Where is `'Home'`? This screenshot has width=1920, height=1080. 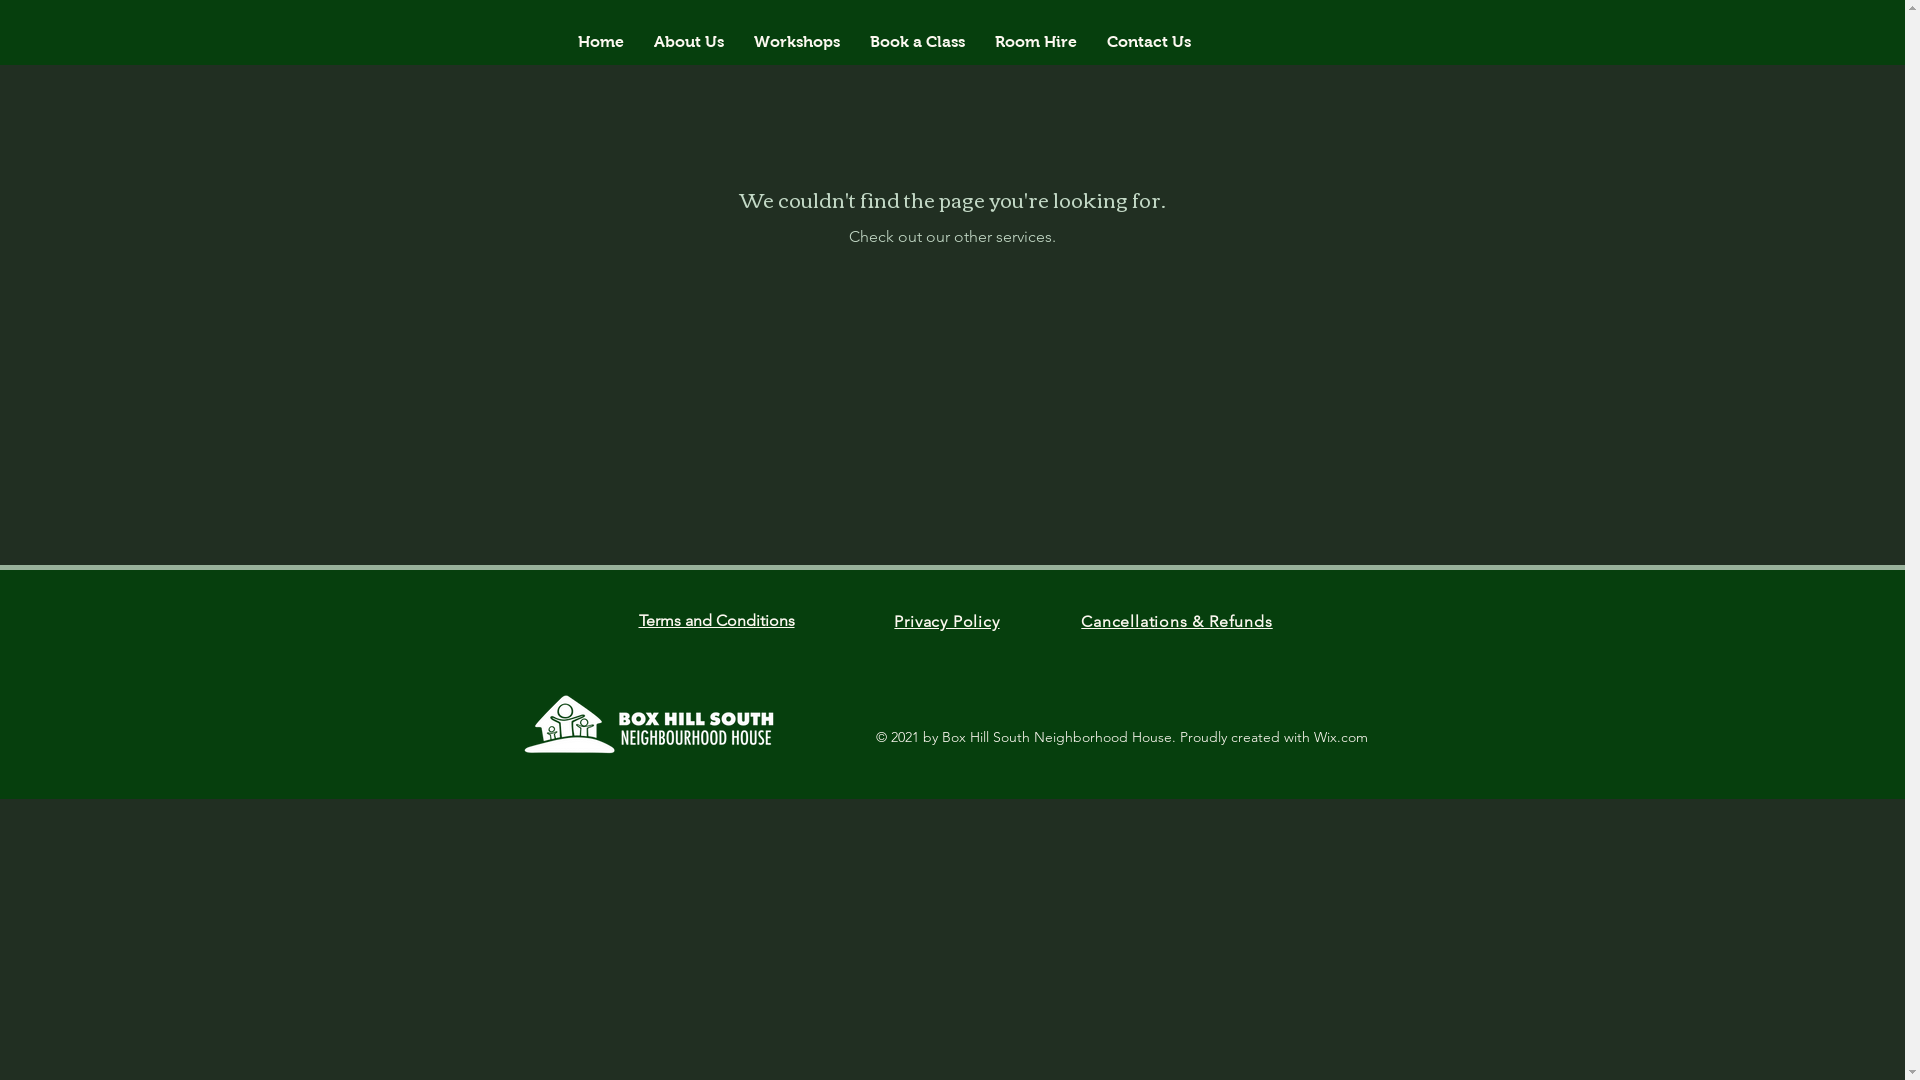
'Home' is located at coordinates (599, 42).